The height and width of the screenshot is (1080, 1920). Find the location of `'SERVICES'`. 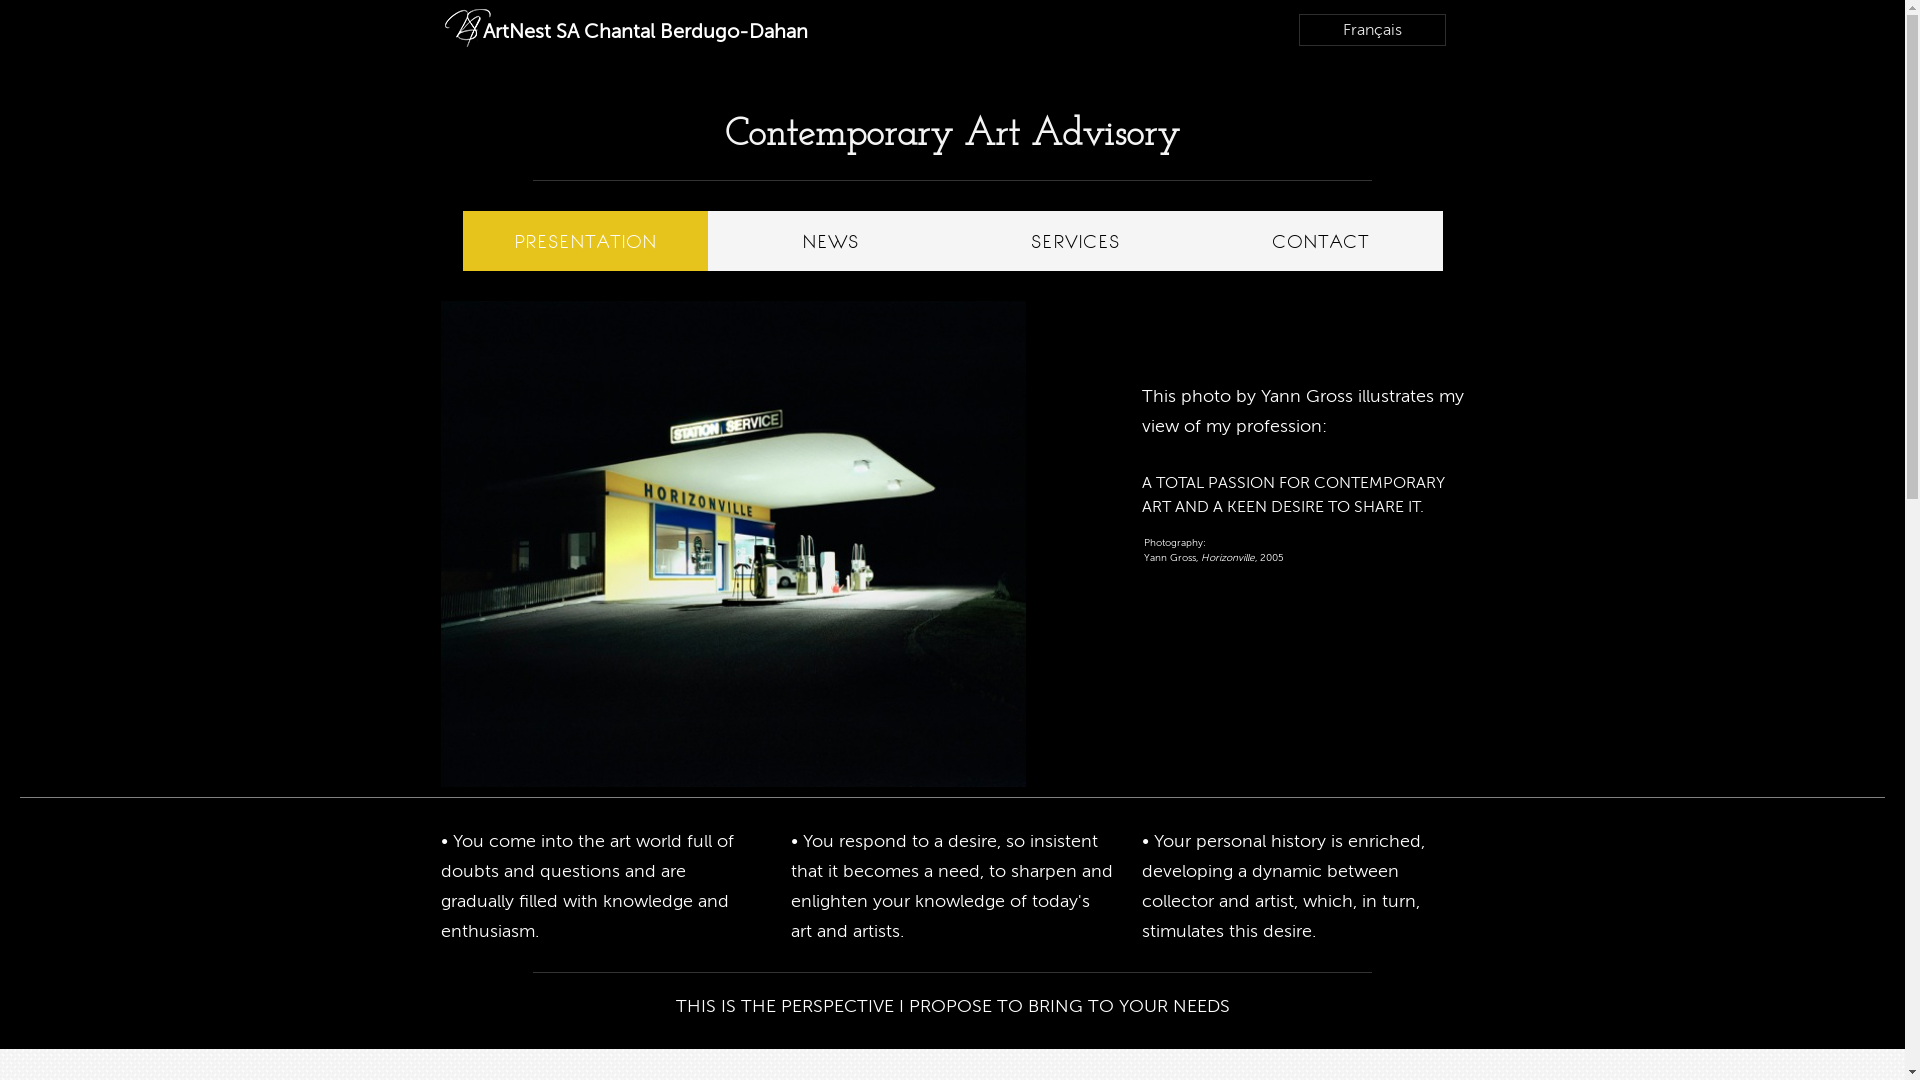

'SERVICES' is located at coordinates (1073, 239).